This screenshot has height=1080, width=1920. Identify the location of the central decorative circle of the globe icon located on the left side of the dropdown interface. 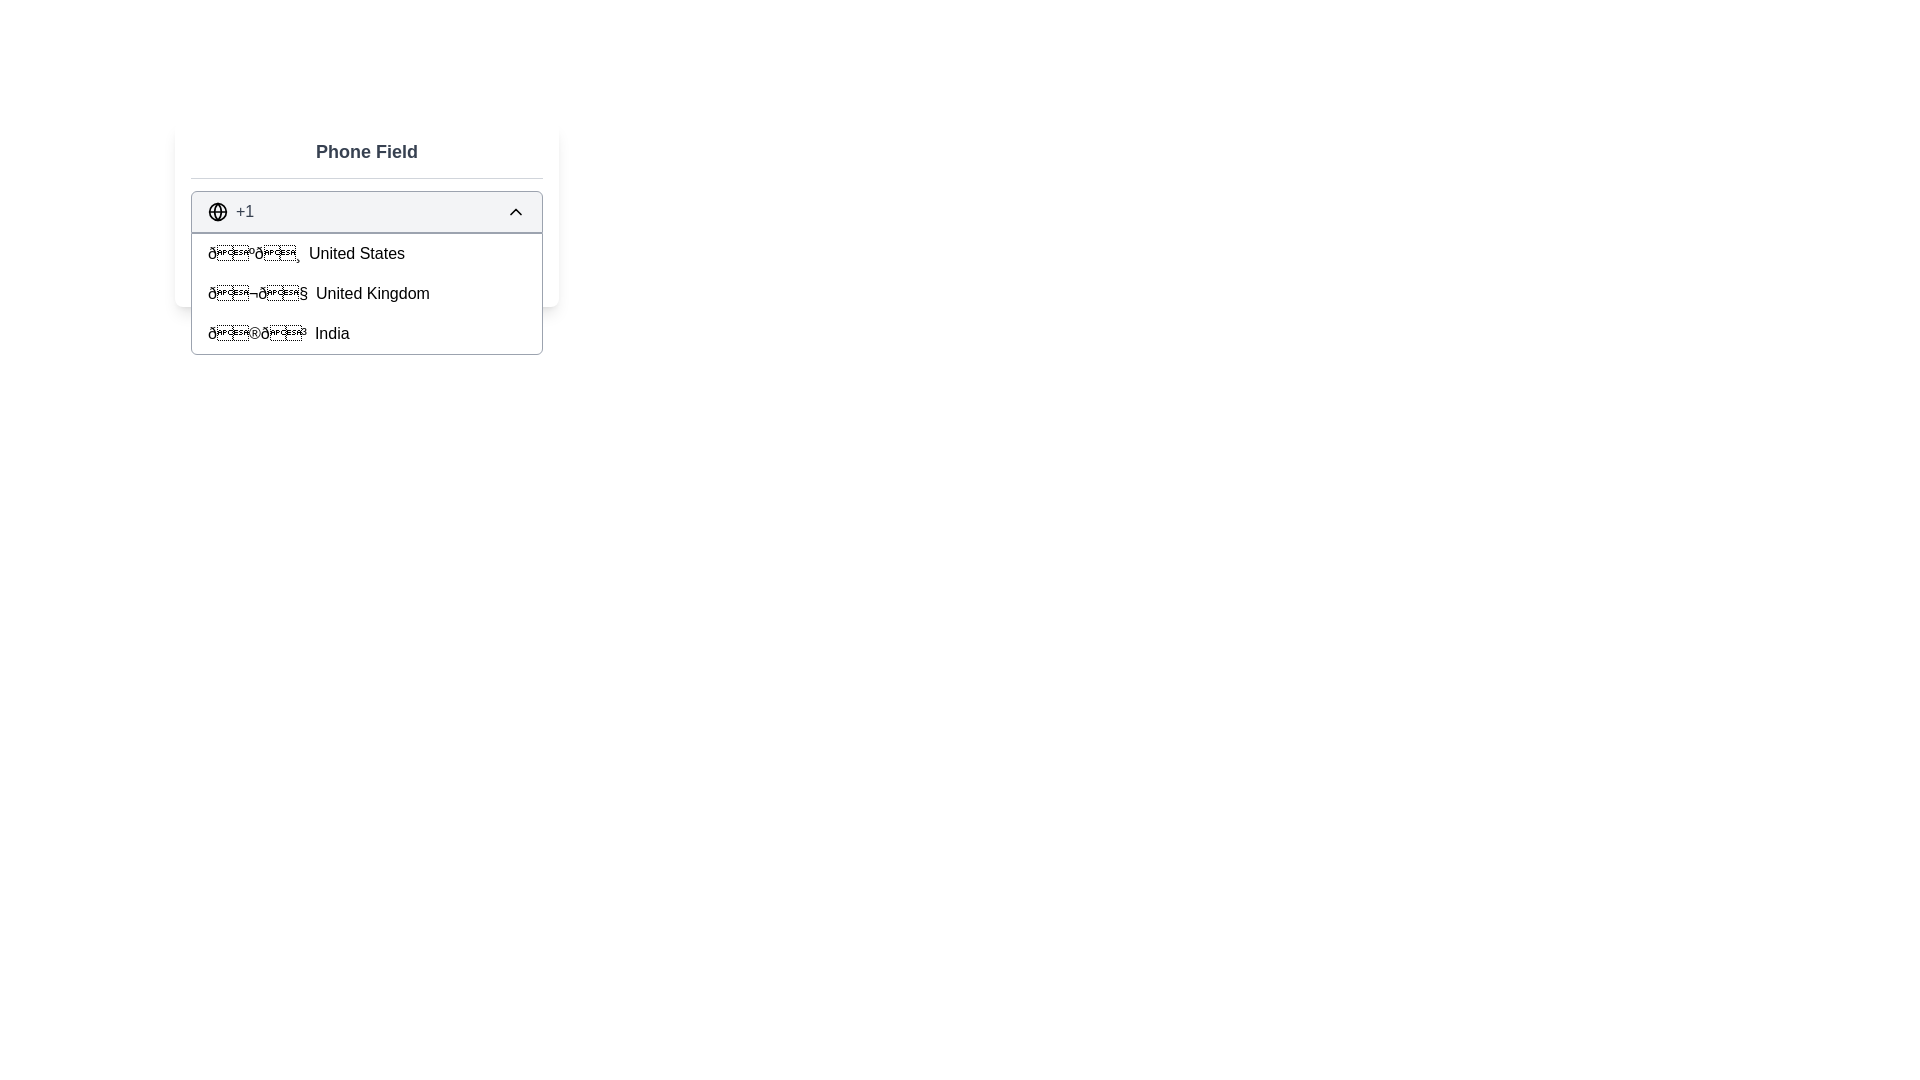
(217, 212).